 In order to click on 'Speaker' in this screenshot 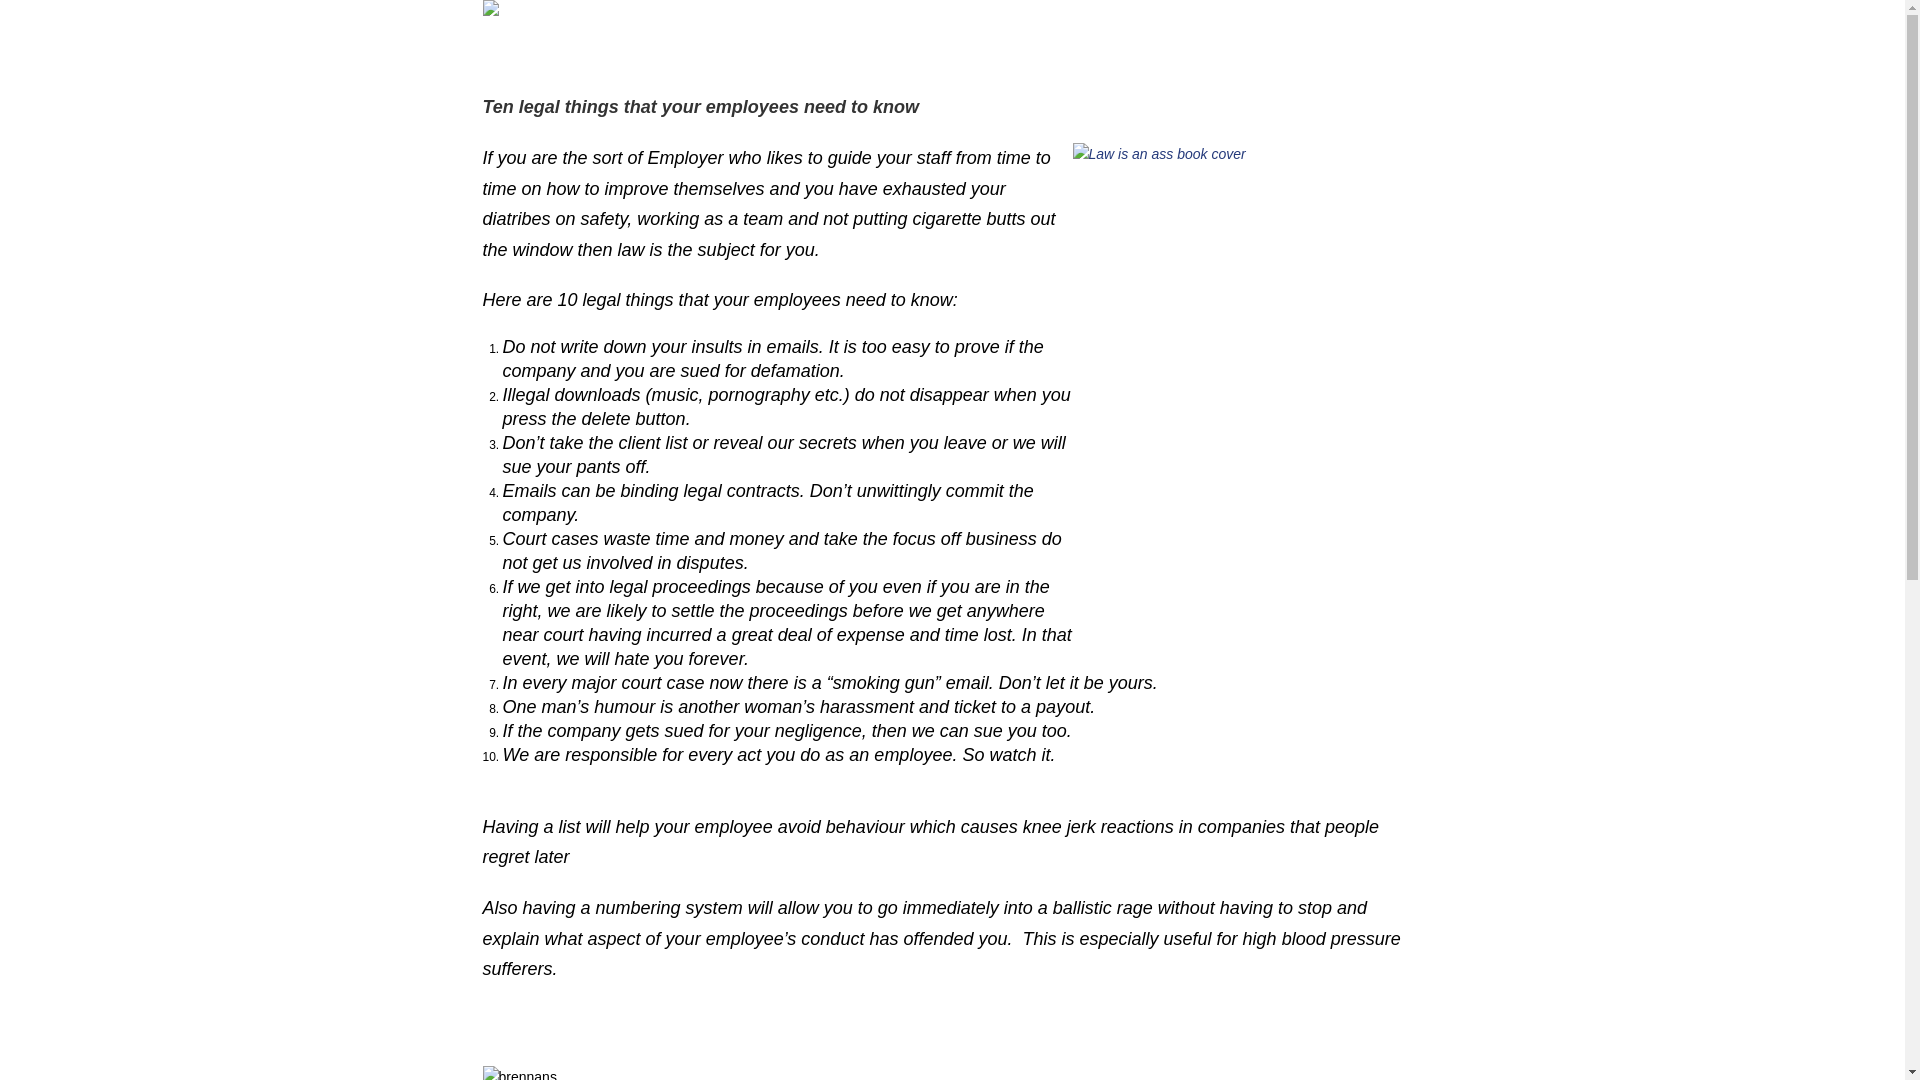, I will do `click(699, 42)`.